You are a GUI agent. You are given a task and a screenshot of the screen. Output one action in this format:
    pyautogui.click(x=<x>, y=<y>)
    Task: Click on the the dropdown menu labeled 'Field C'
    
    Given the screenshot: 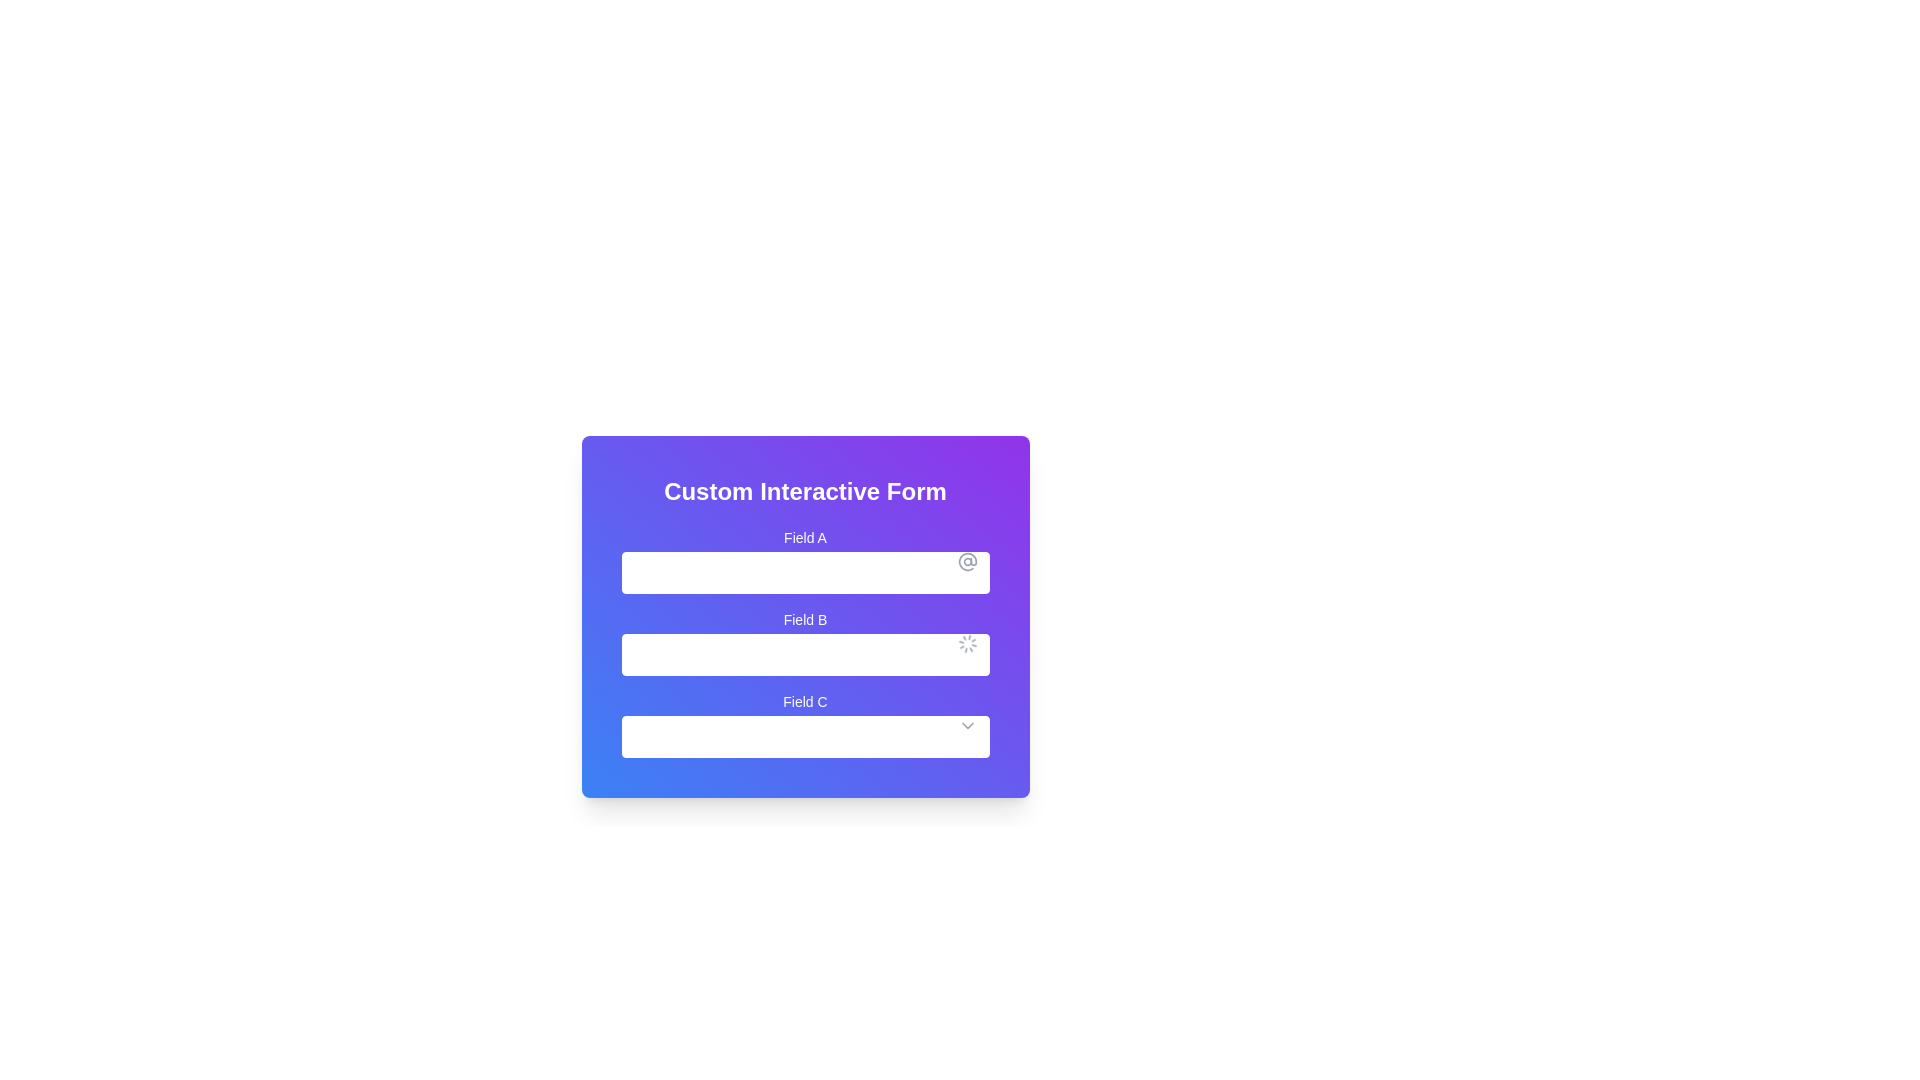 What is the action you would take?
    pyautogui.click(x=805, y=725)
    